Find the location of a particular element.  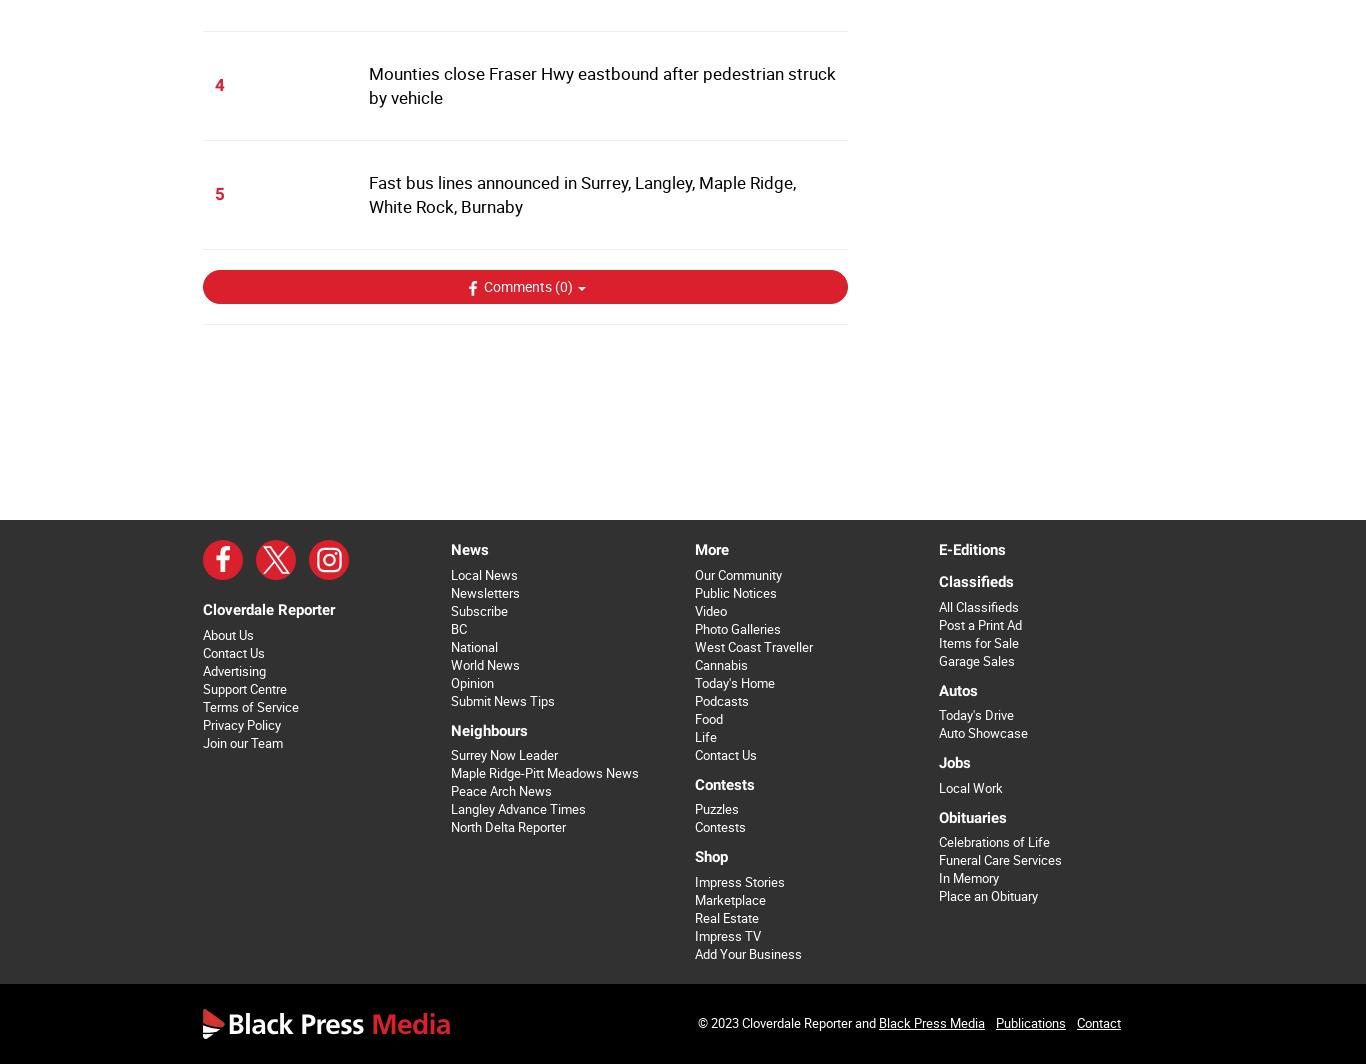

'Classifieds' is located at coordinates (975, 581).